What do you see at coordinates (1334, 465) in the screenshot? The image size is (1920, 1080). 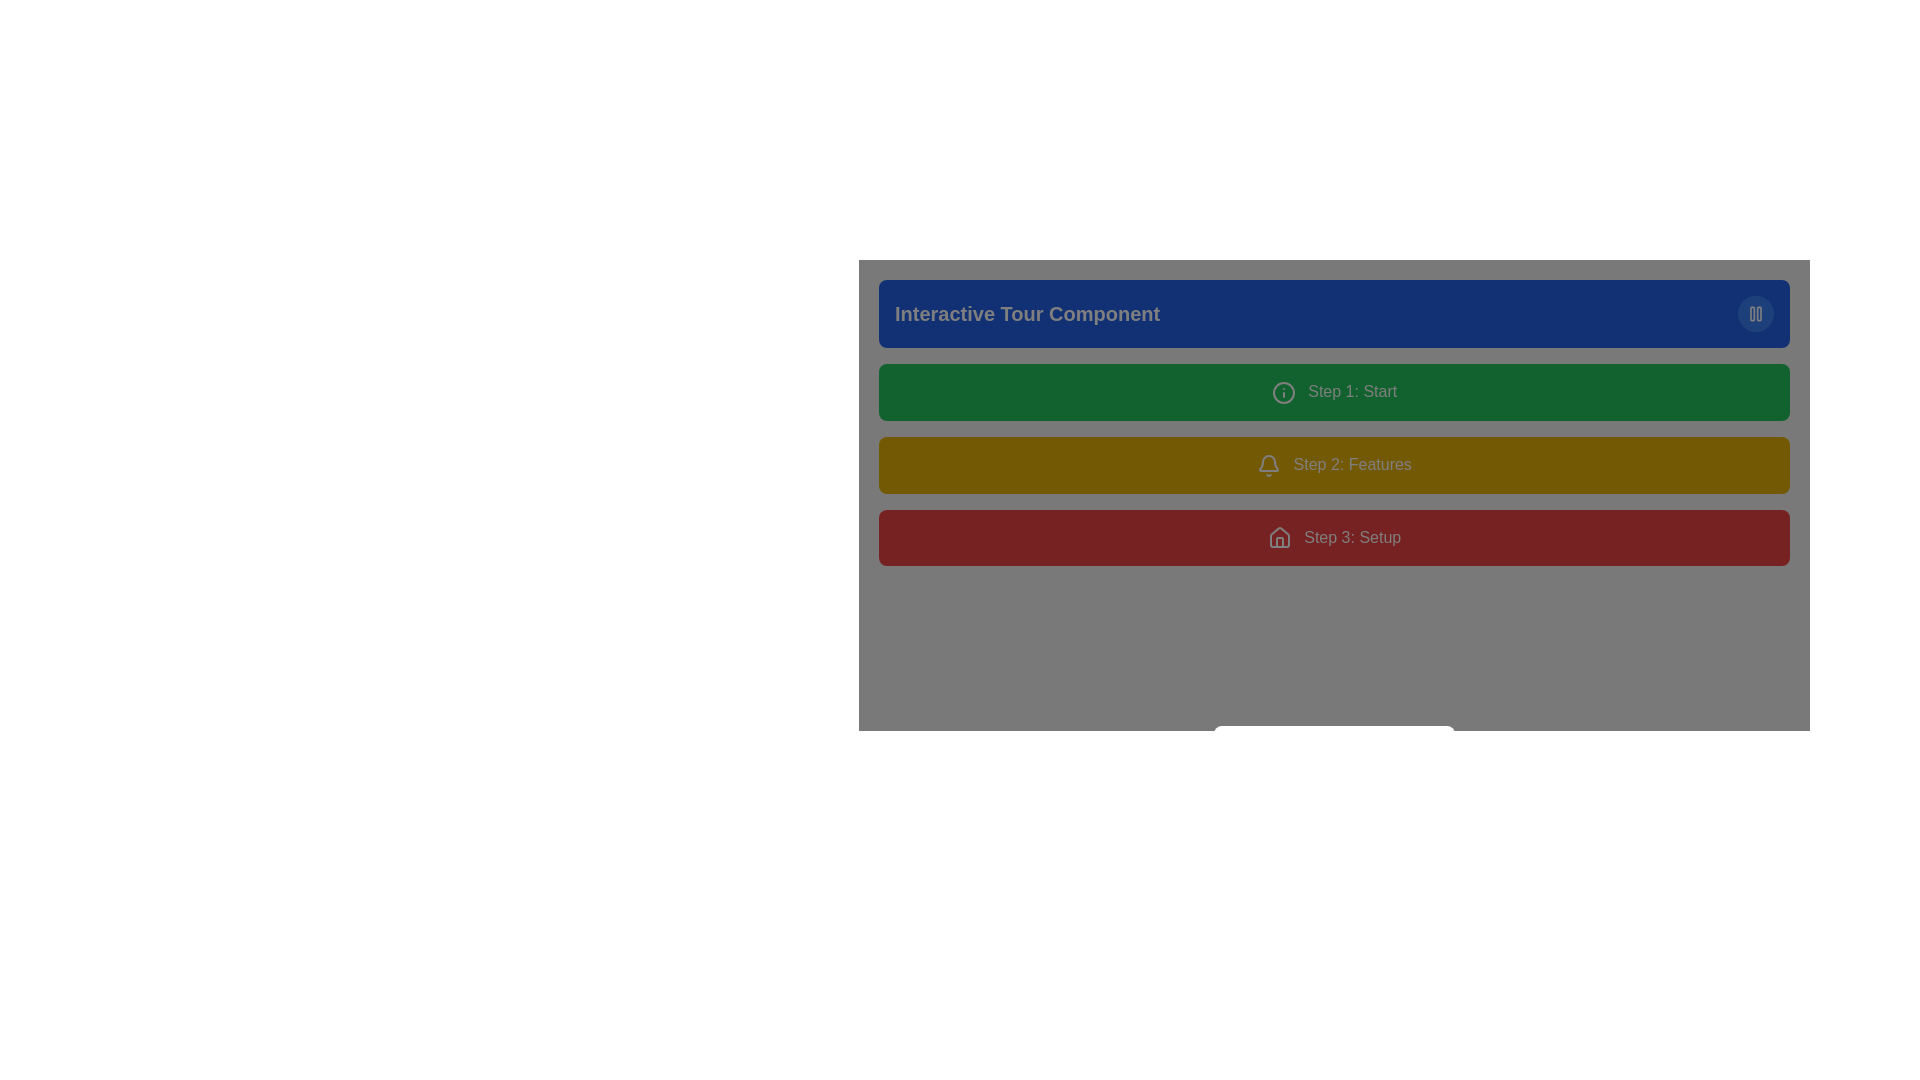 I see `the Label with icon that has a yellow background and contains the text 'Step 2: Features' accompanied by a bell icon` at bounding box center [1334, 465].